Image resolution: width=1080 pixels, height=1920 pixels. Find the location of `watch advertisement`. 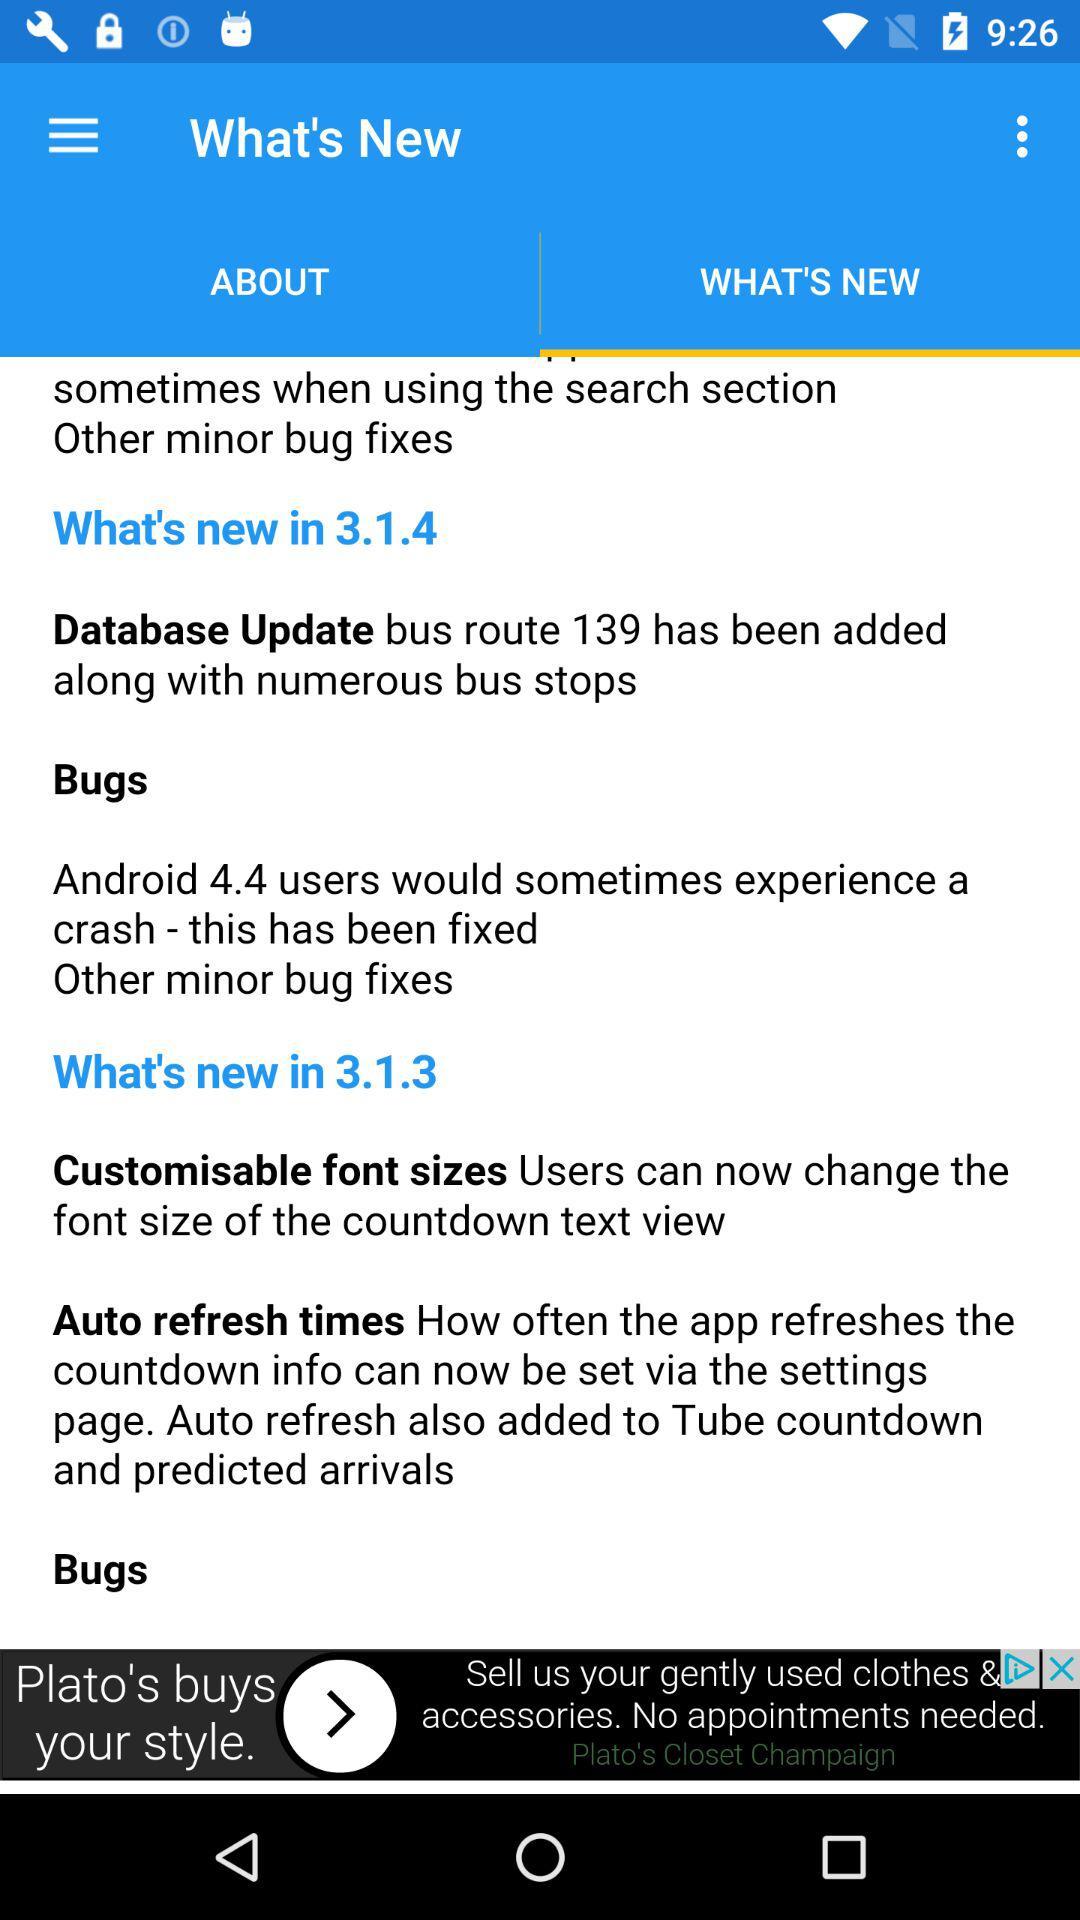

watch advertisement is located at coordinates (540, 1713).